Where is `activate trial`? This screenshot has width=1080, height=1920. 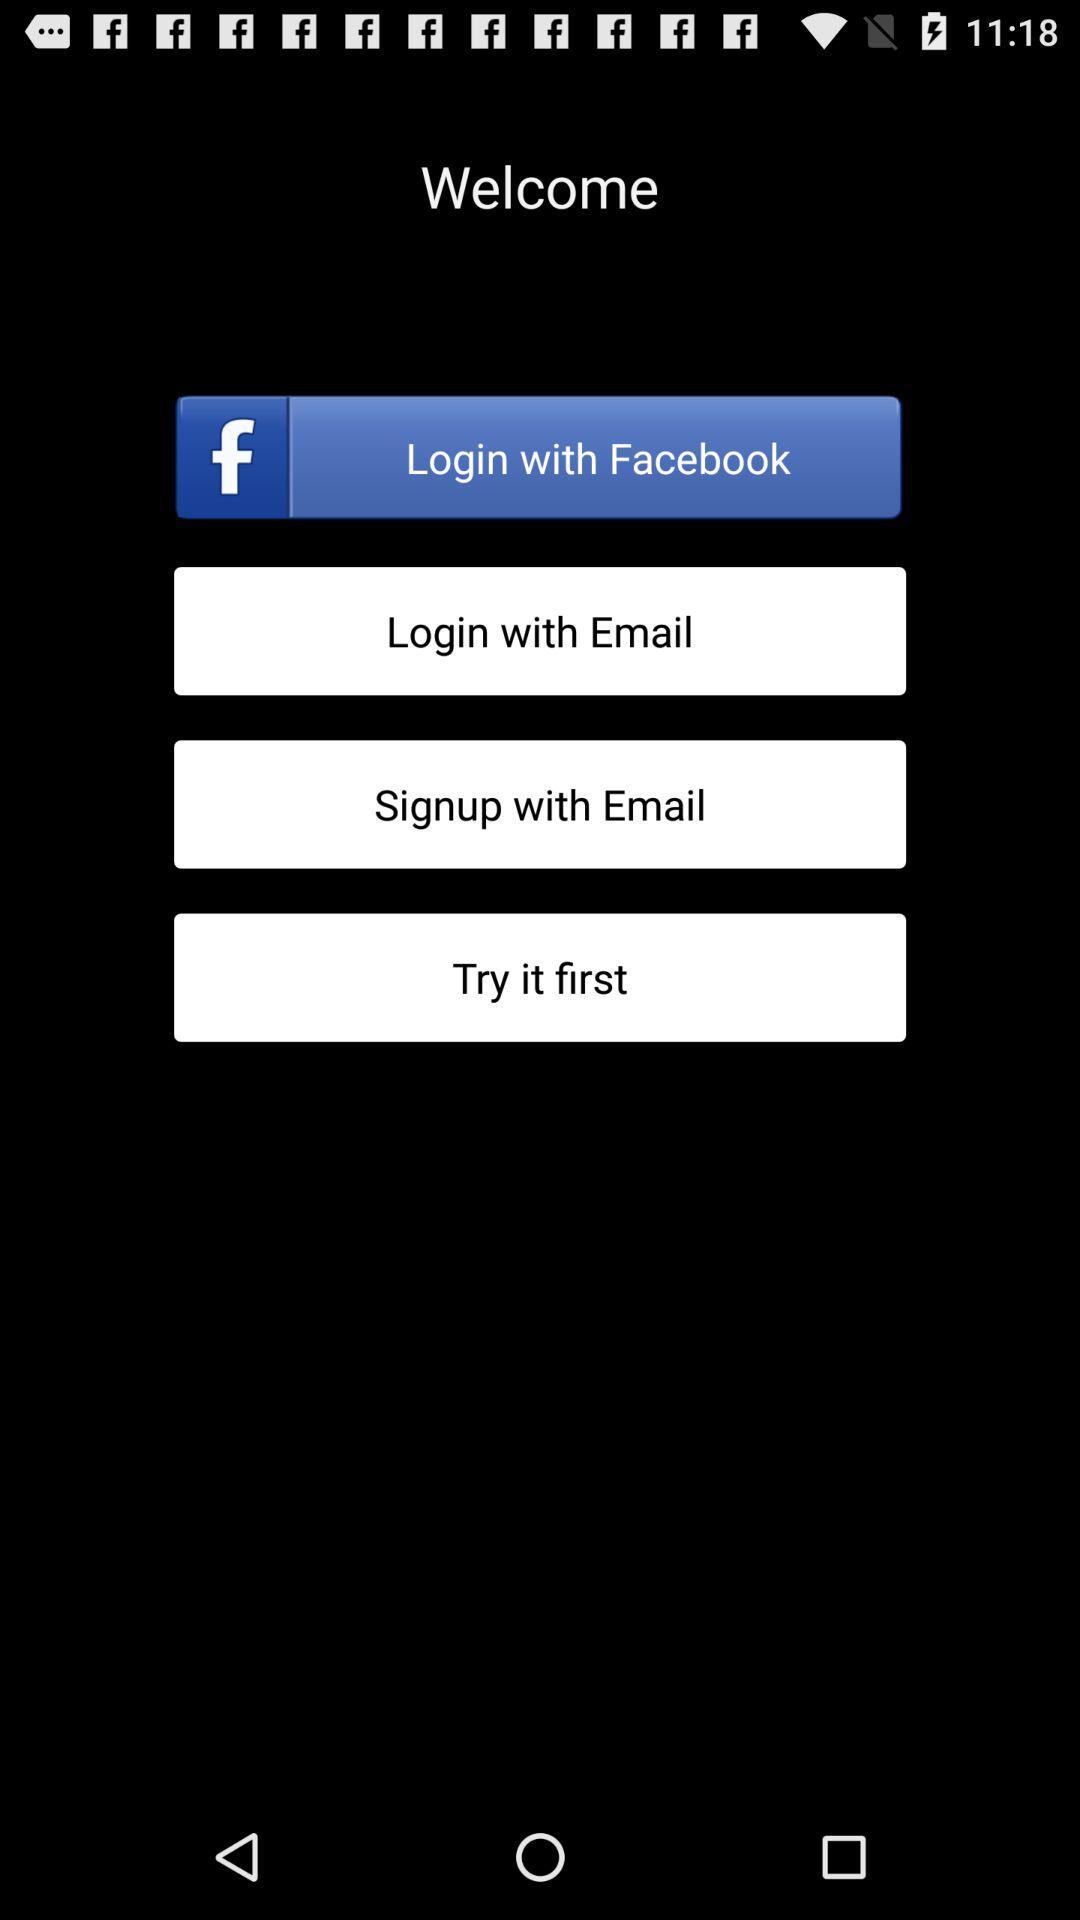
activate trial is located at coordinates (540, 977).